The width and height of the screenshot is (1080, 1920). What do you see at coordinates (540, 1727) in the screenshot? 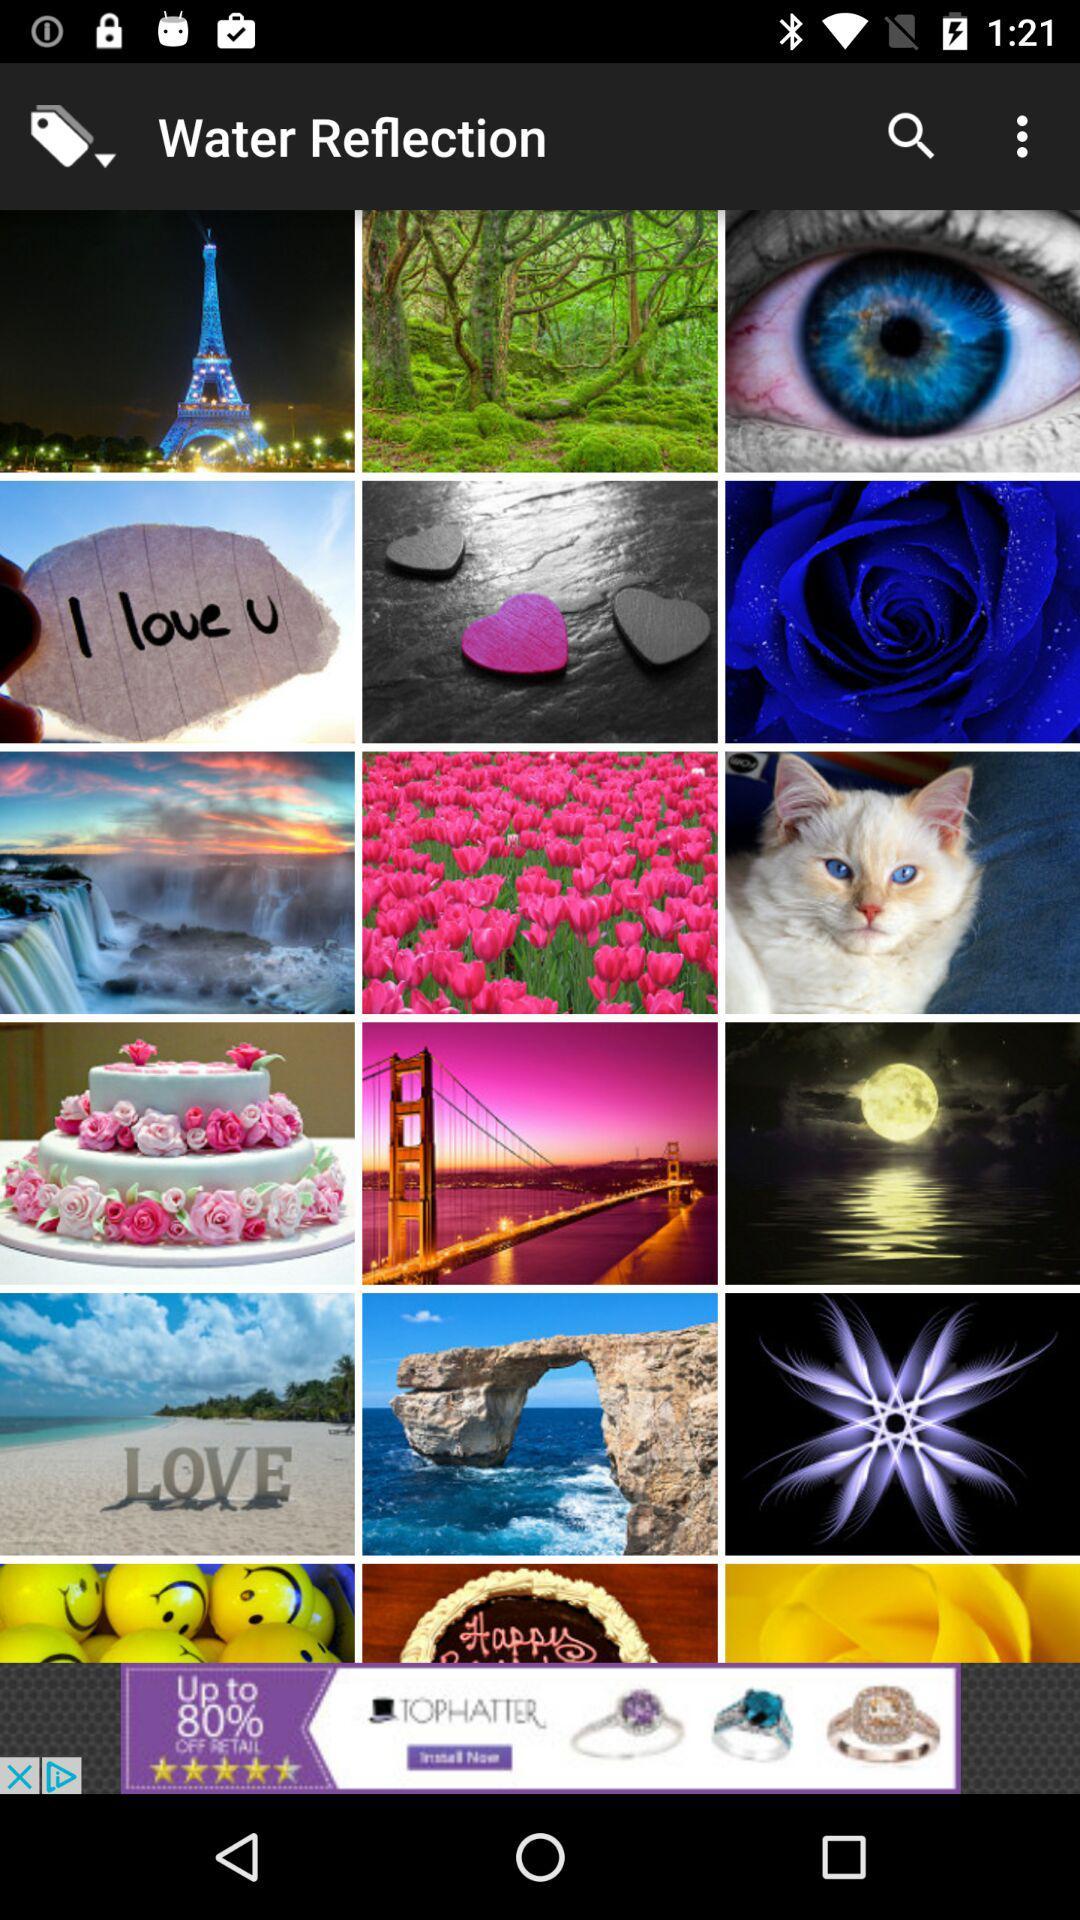
I see `click on this advertisement` at bounding box center [540, 1727].